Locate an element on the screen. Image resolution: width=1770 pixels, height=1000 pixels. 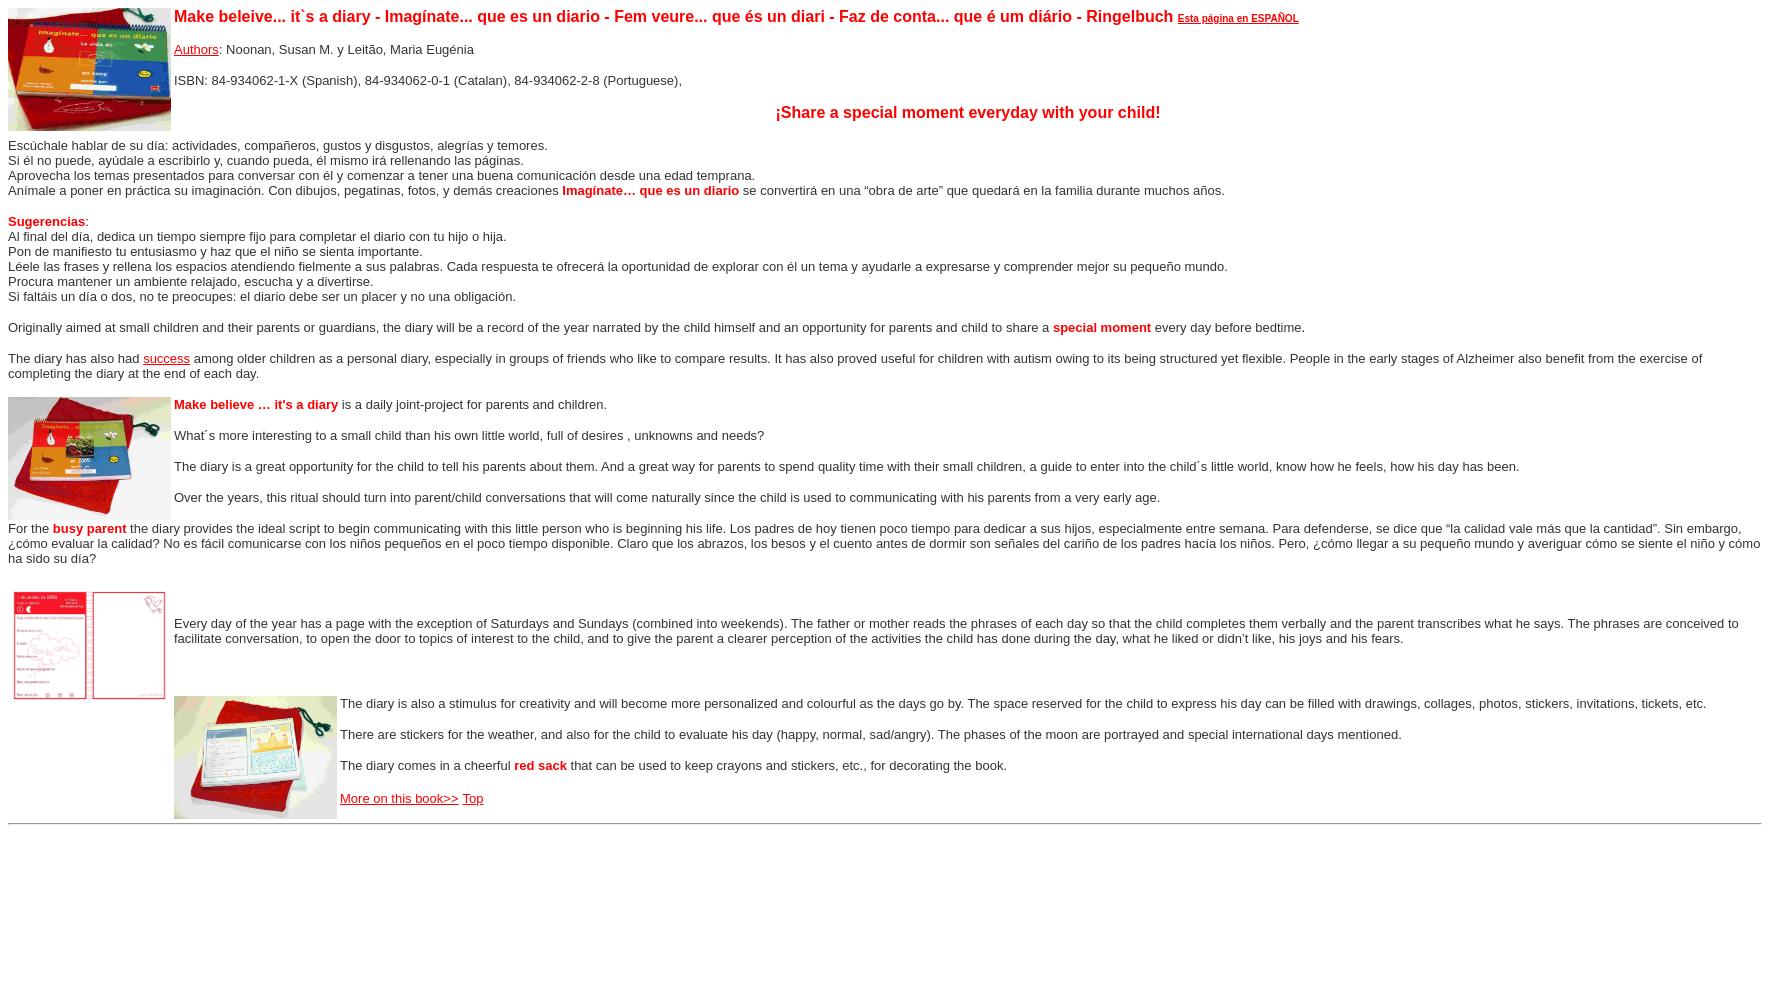
'Sugerencias' is located at coordinates (6, 220).